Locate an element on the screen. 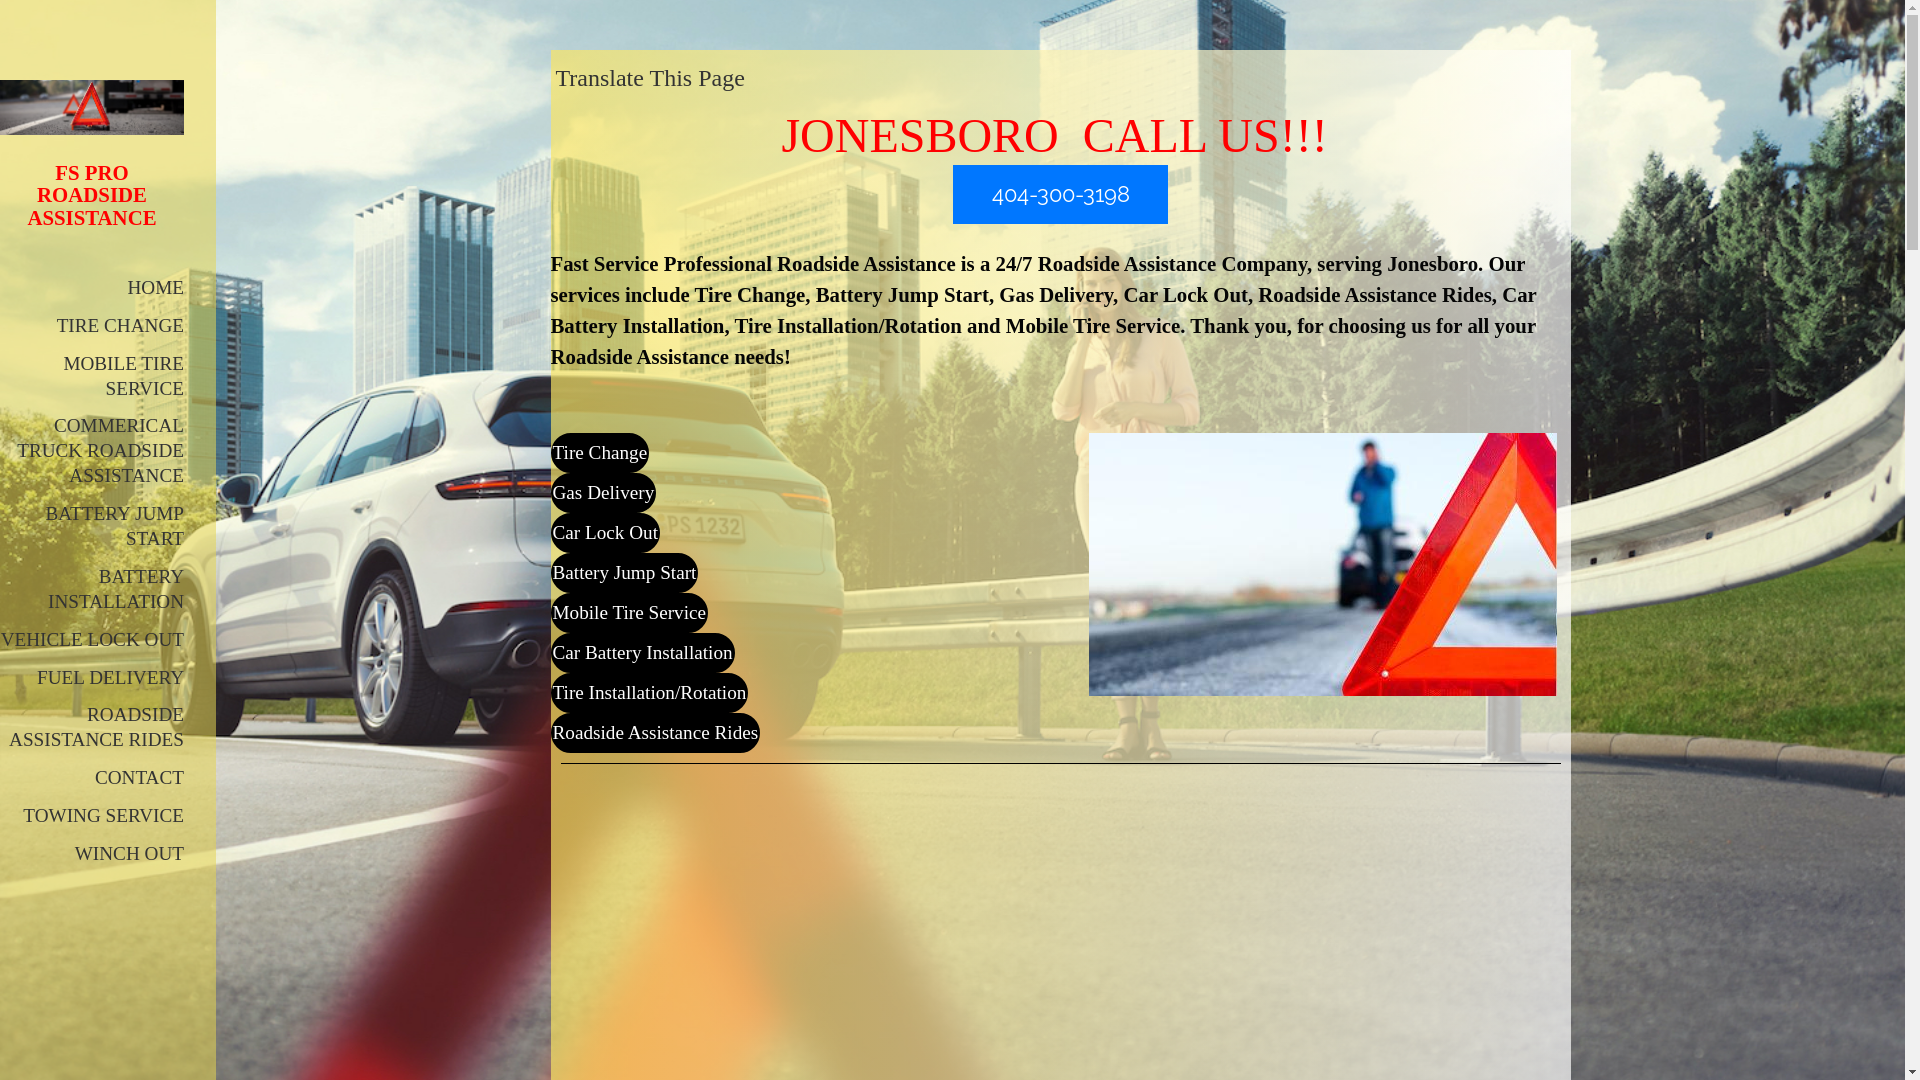 The width and height of the screenshot is (1920, 1080). 'Tire Change' is located at coordinates (550, 452).